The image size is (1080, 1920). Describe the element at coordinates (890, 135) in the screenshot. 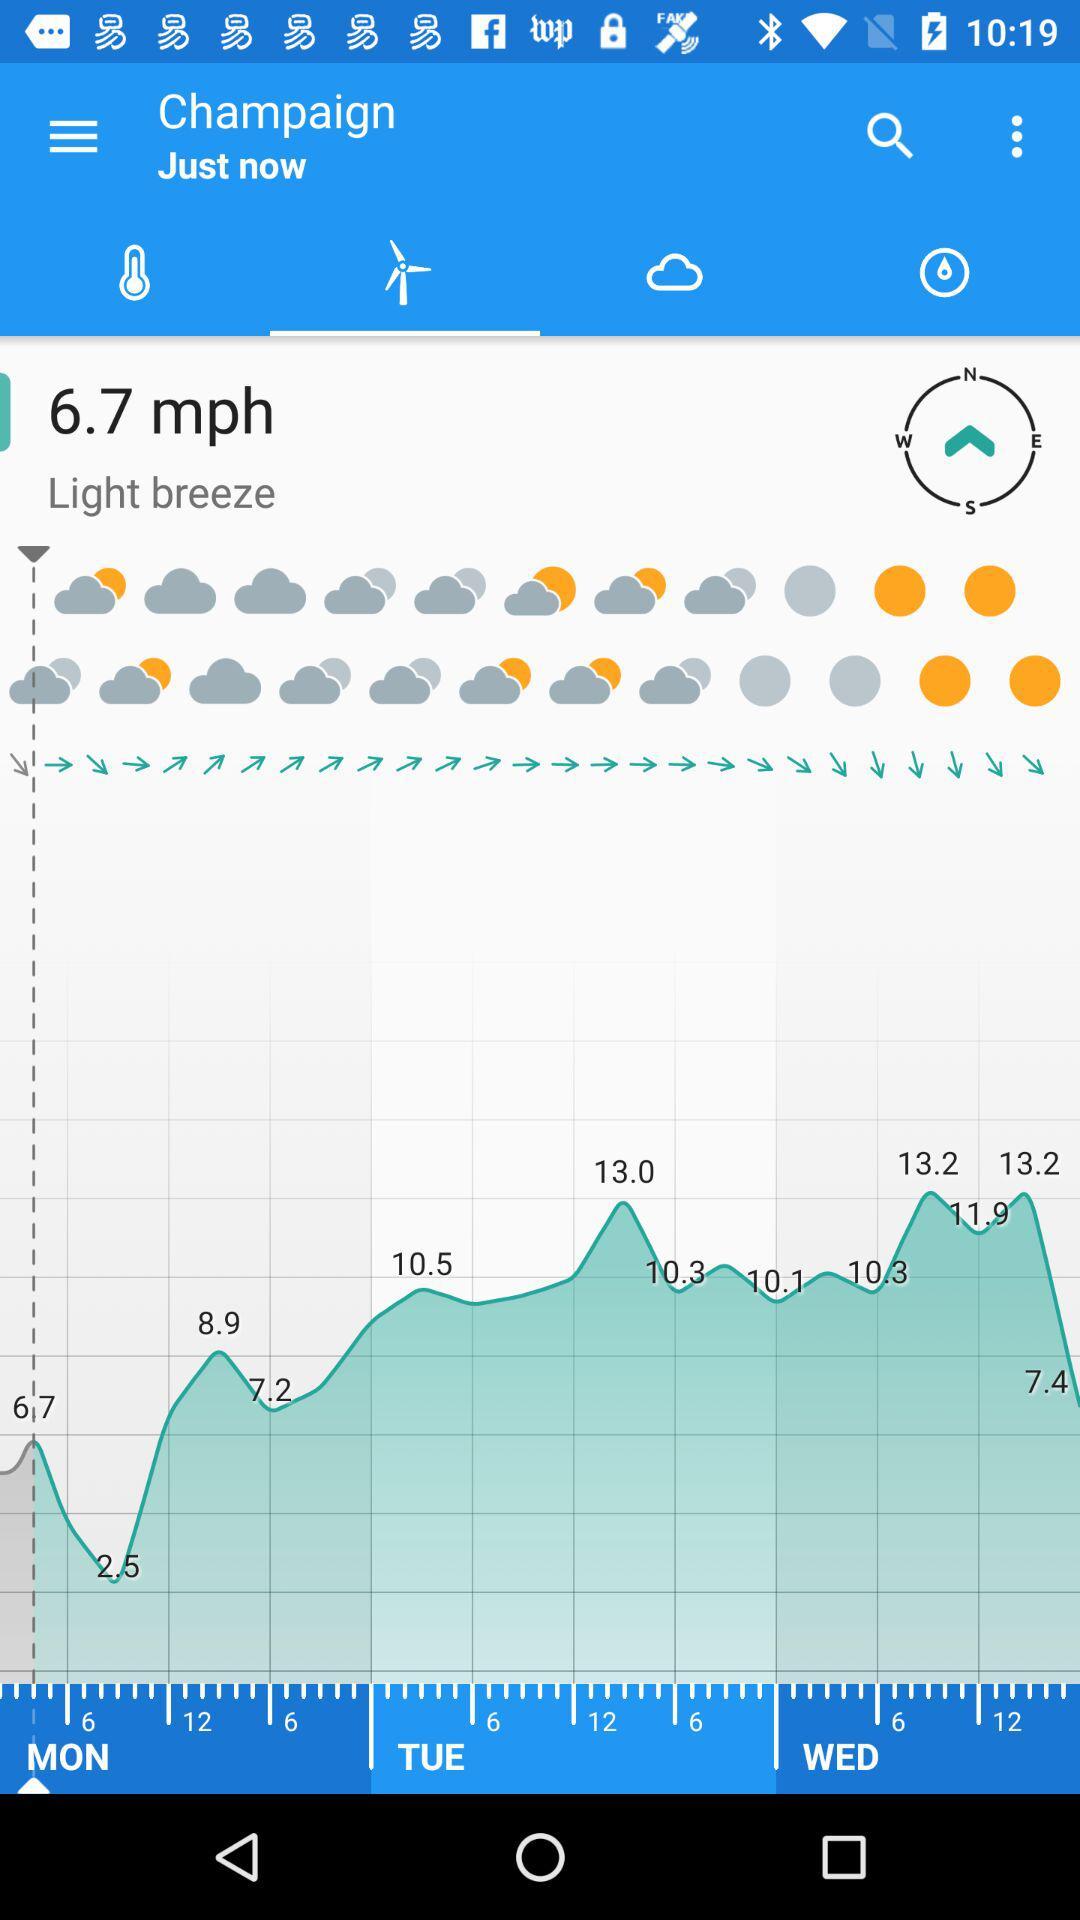

I see `the icon next to the champaign icon` at that location.